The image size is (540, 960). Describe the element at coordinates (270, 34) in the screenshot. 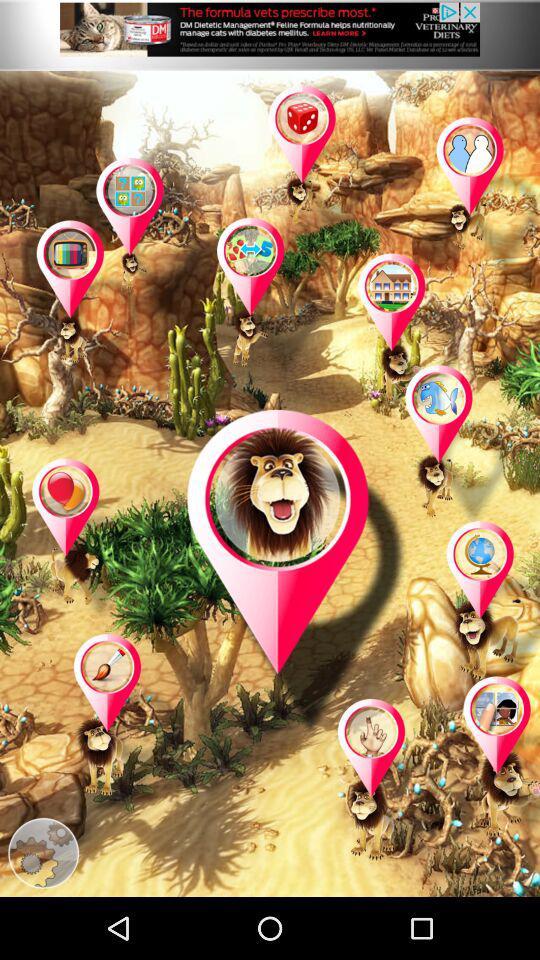

I see `advertisement` at that location.